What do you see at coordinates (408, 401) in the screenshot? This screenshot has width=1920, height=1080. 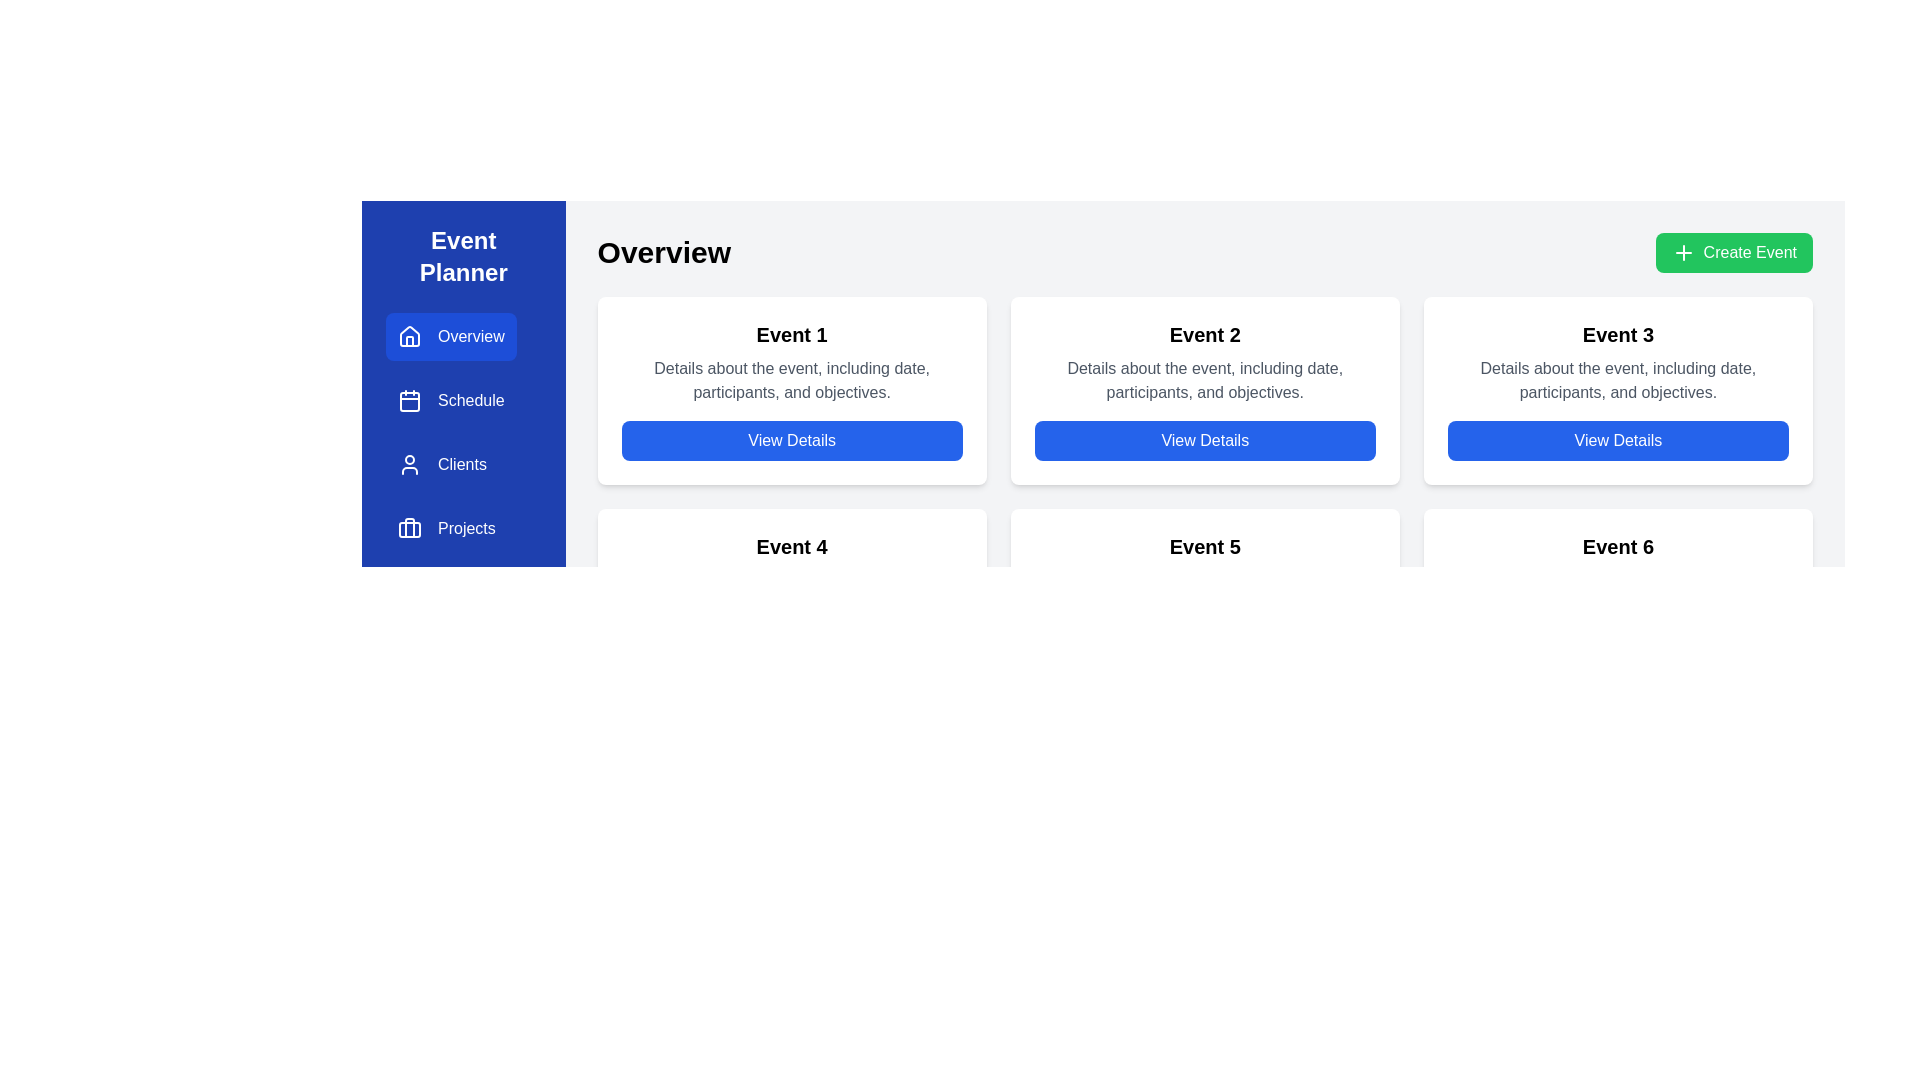 I see `the internal rectangle of the calendar icon located in the sidebar` at bounding box center [408, 401].